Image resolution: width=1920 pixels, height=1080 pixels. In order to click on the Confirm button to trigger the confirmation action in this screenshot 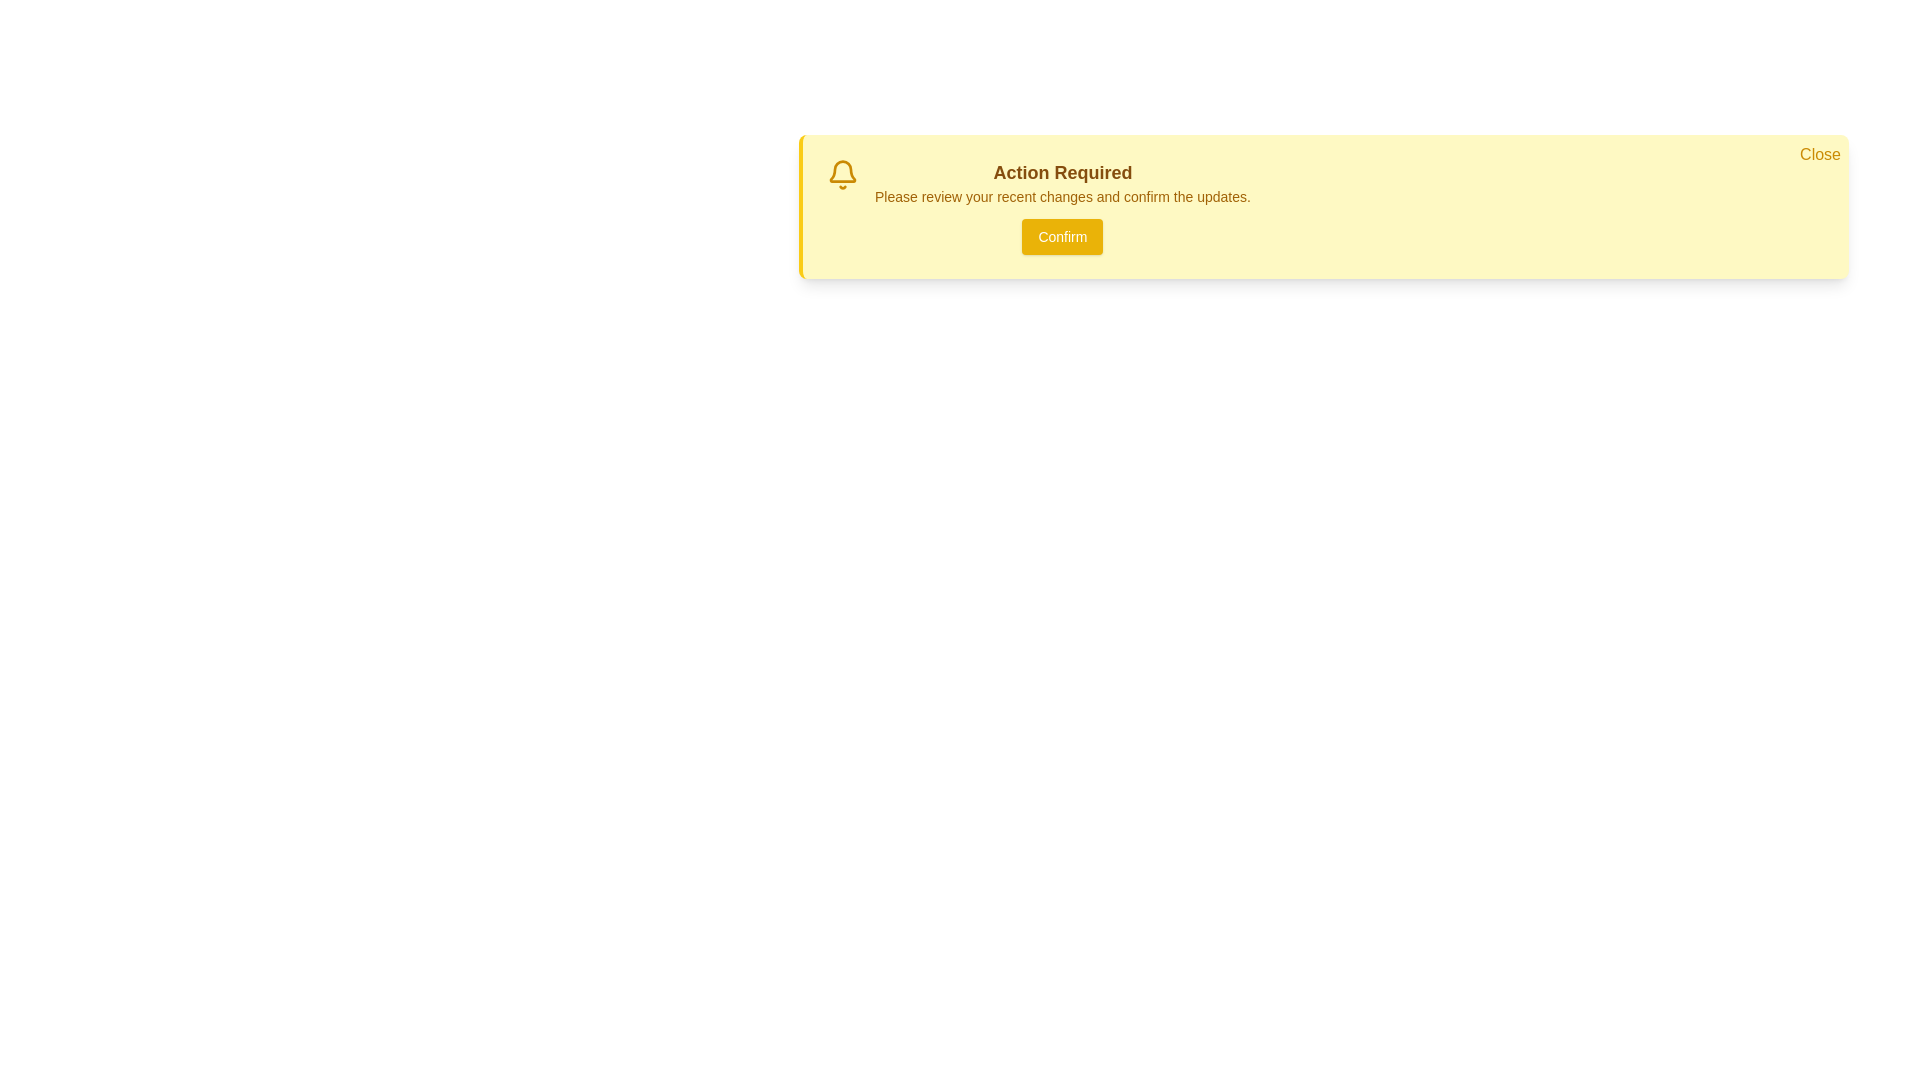, I will do `click(1061, 235)`.